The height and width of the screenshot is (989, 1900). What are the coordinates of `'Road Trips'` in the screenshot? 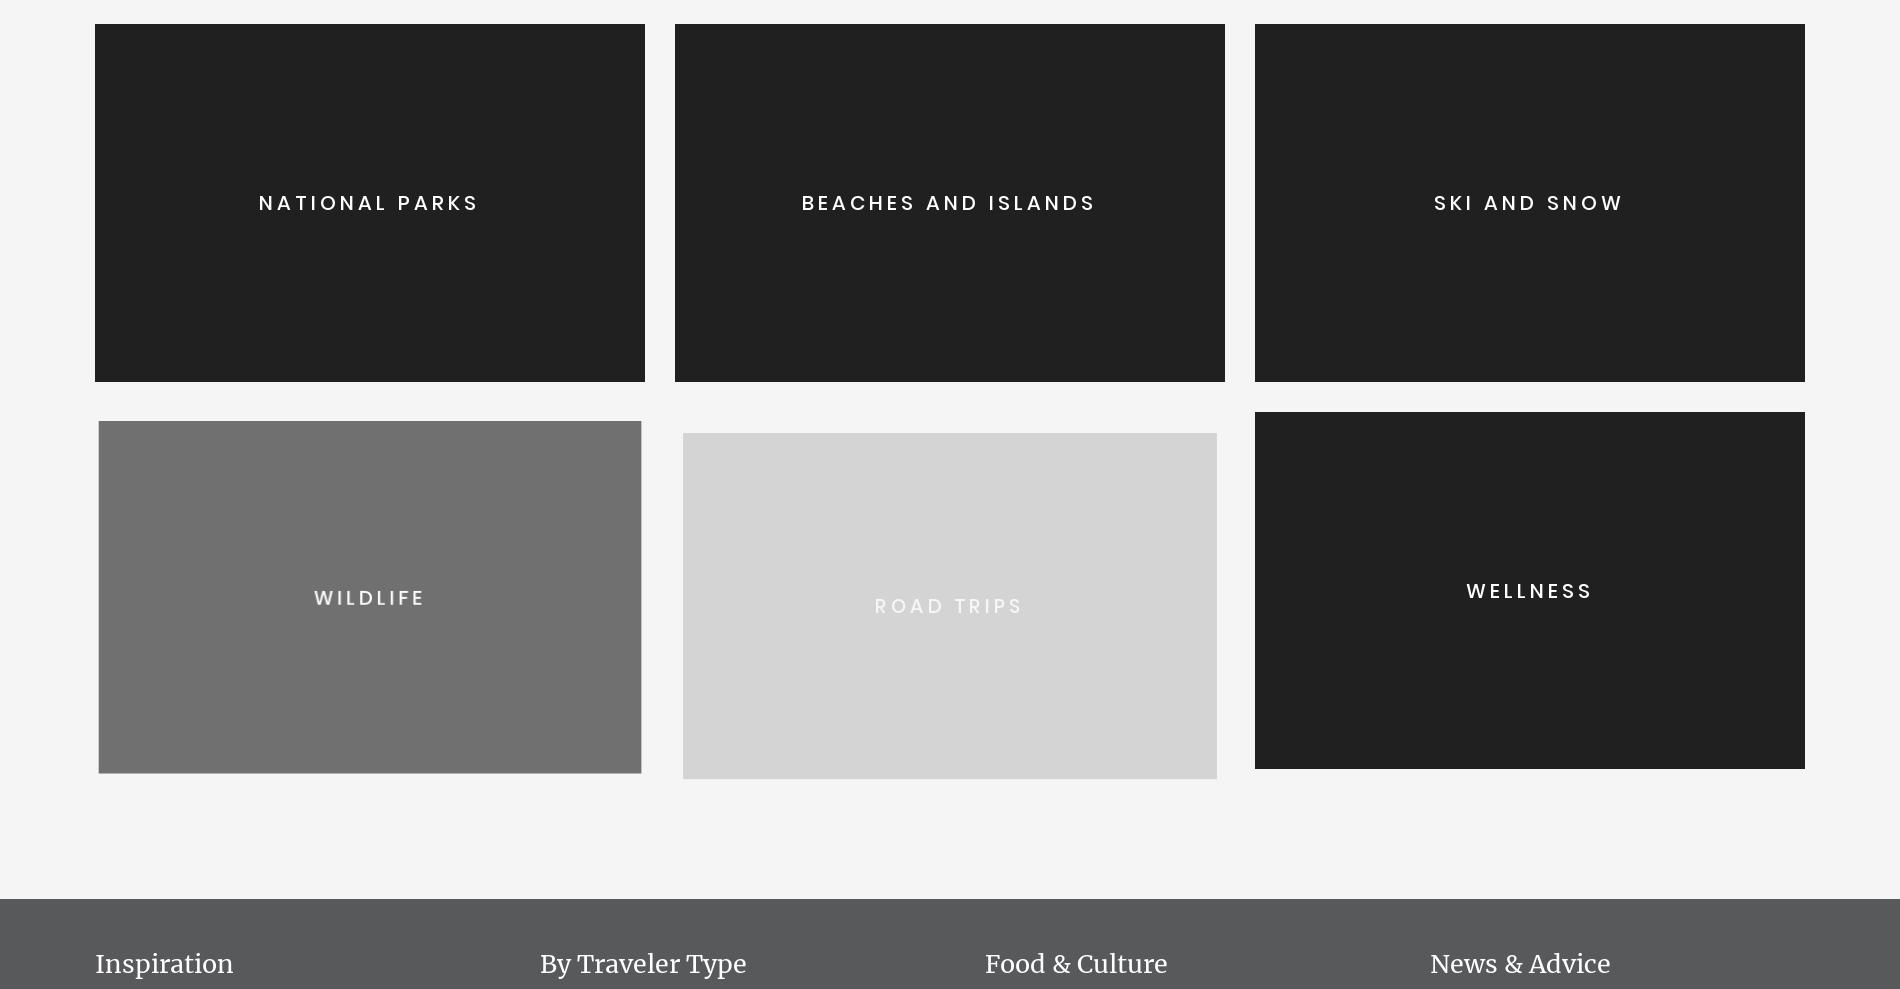 It's located at (948, 589).